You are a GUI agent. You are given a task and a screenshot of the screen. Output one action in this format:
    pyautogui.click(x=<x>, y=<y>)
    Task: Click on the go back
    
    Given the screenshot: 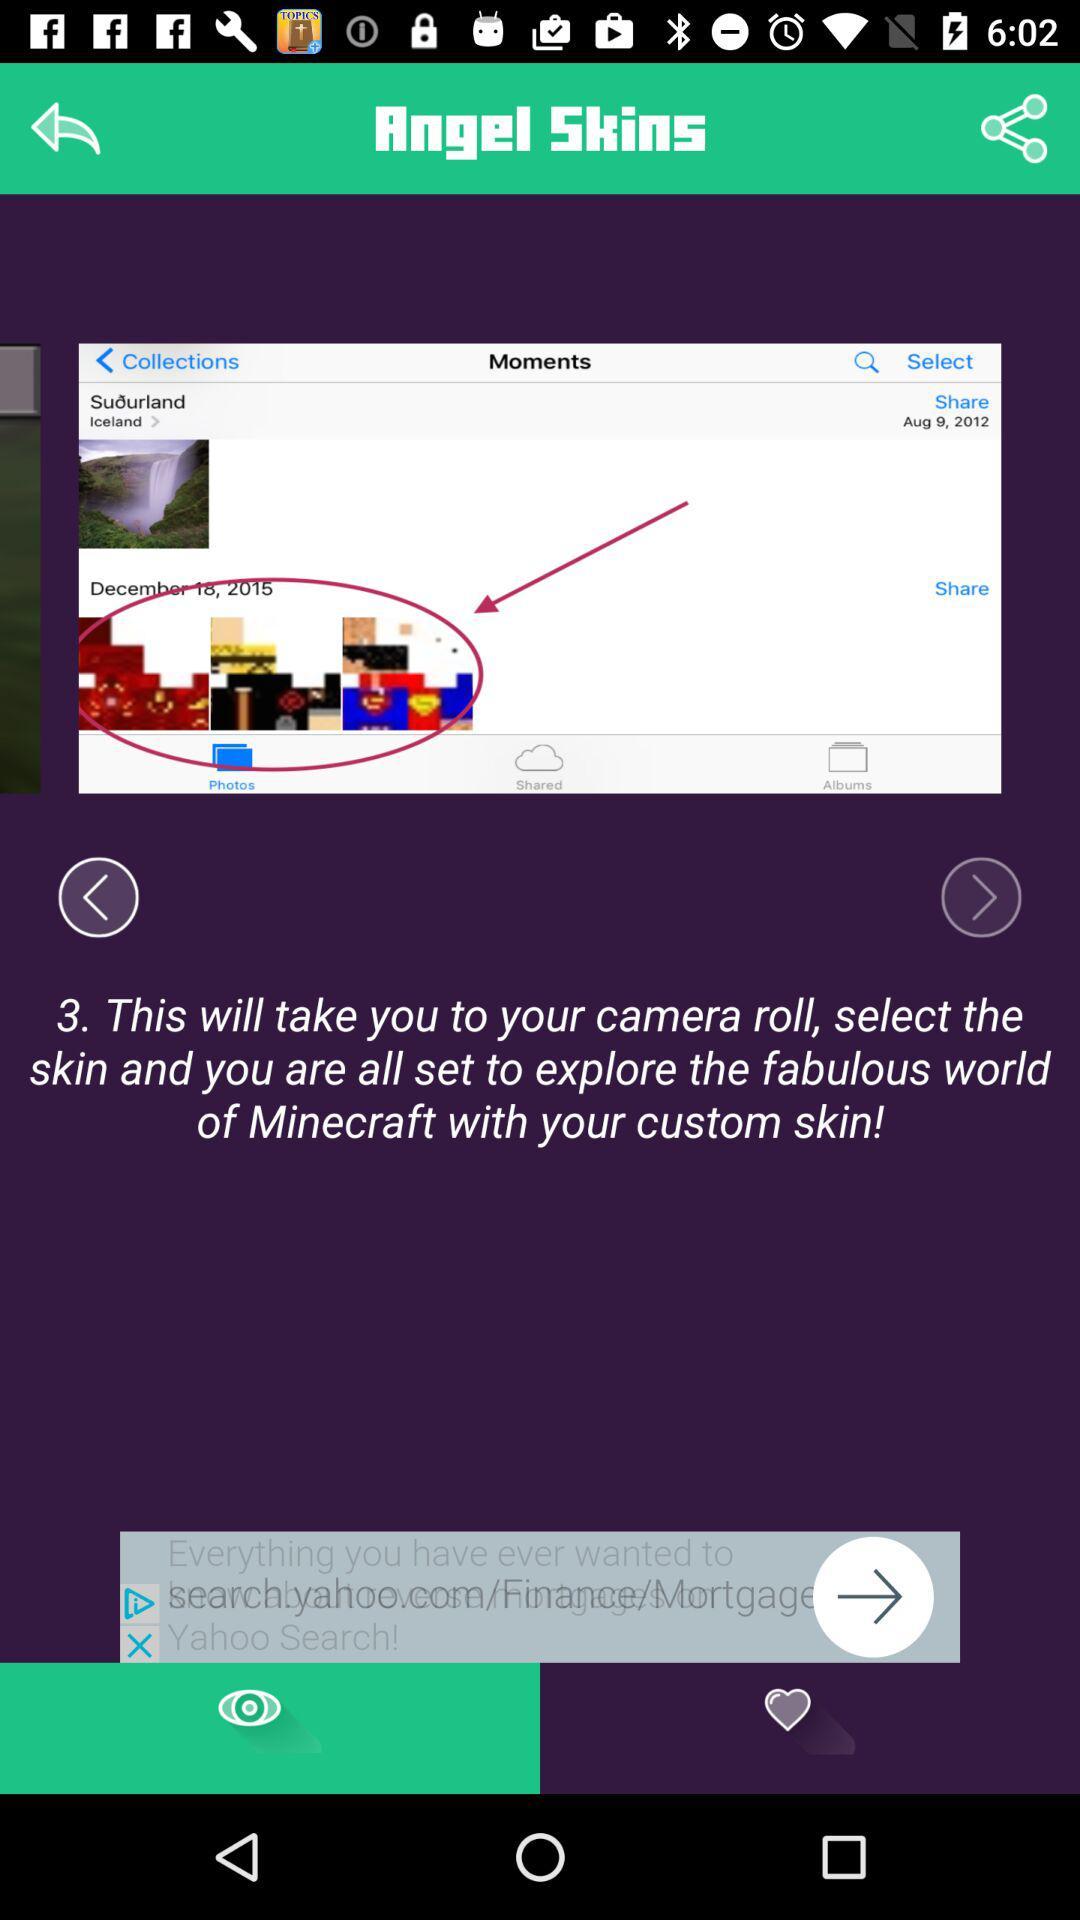 What is the action you would take?
    pyautogui.click(x=64, y=127)
    